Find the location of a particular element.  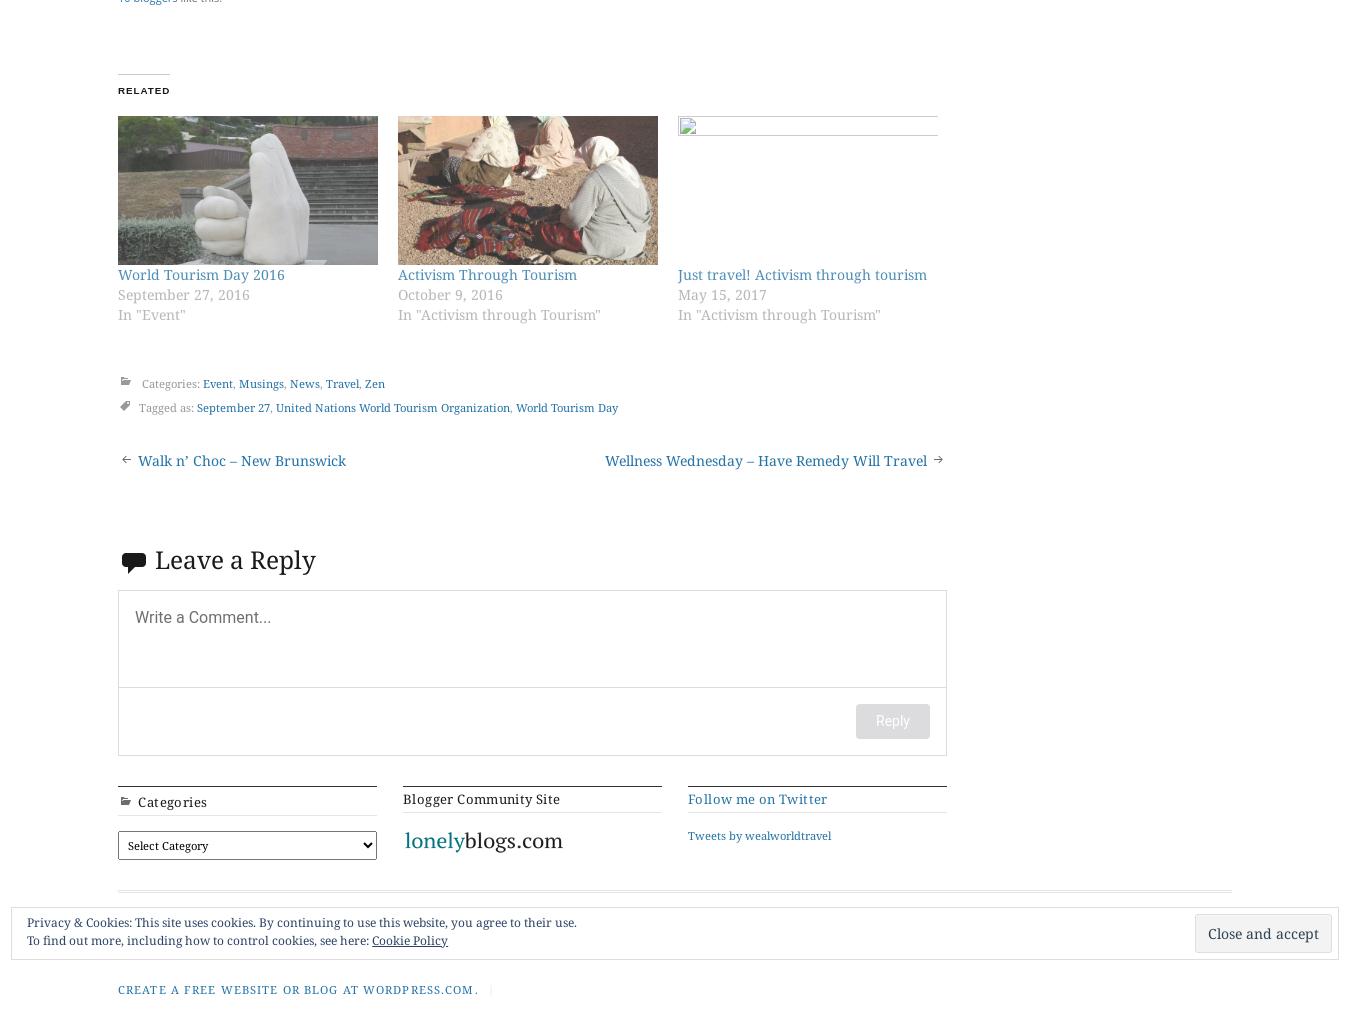

'Travel' is located at coordinates (263, 915).